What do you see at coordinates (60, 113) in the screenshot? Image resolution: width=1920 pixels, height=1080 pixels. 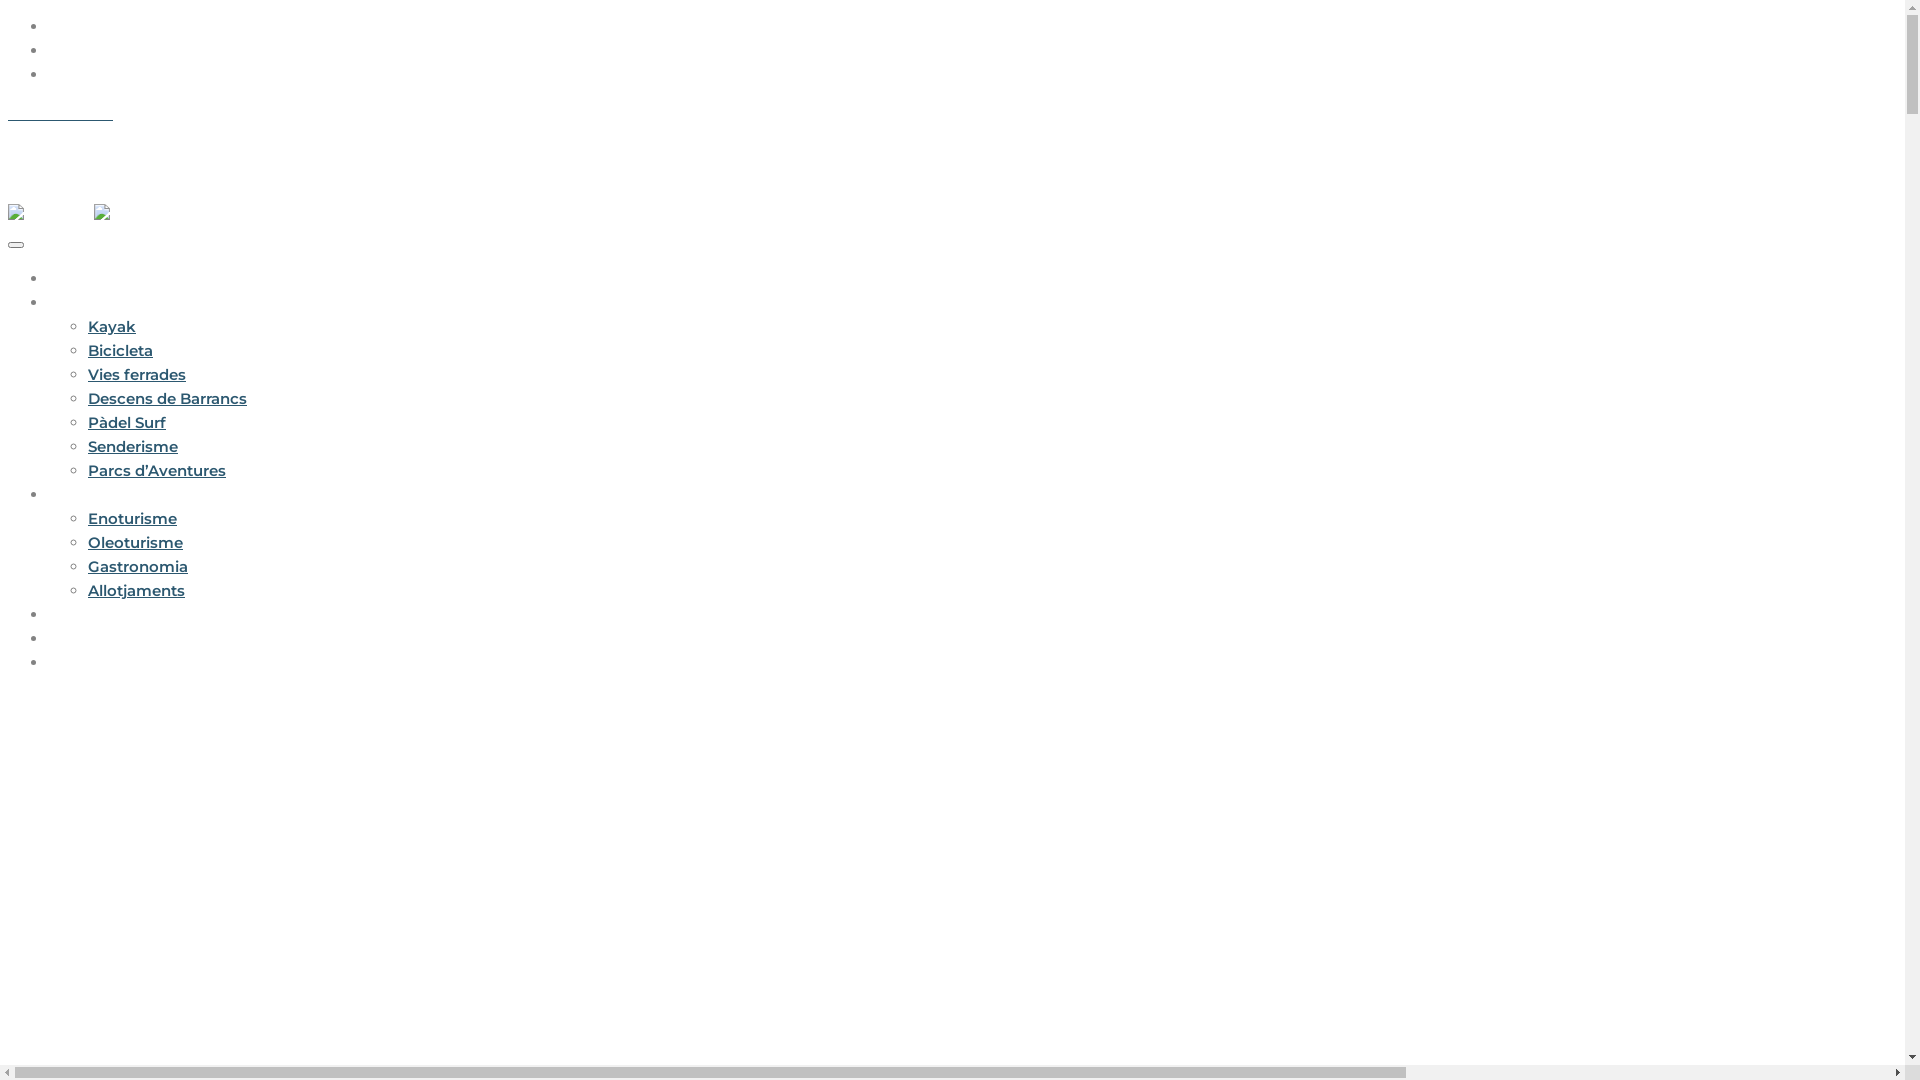 I see `'+34699145782'` at bounding box center [60, 113].